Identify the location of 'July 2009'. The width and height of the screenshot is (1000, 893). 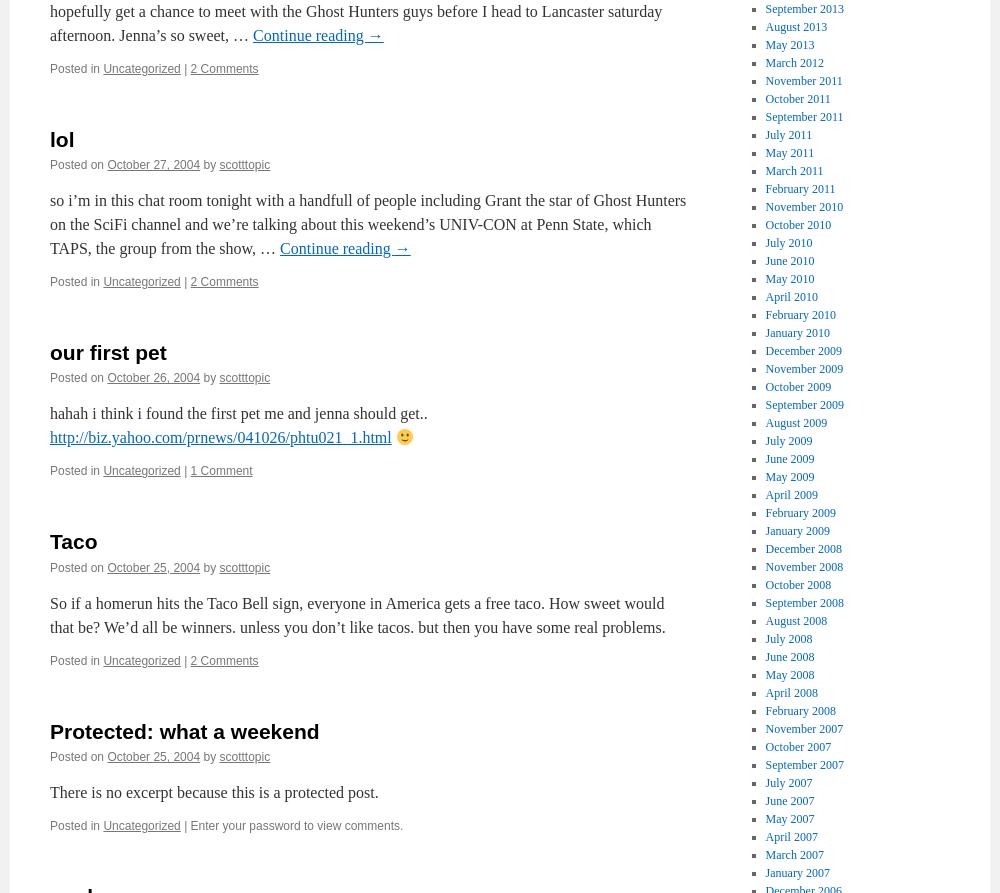
(788, 439).